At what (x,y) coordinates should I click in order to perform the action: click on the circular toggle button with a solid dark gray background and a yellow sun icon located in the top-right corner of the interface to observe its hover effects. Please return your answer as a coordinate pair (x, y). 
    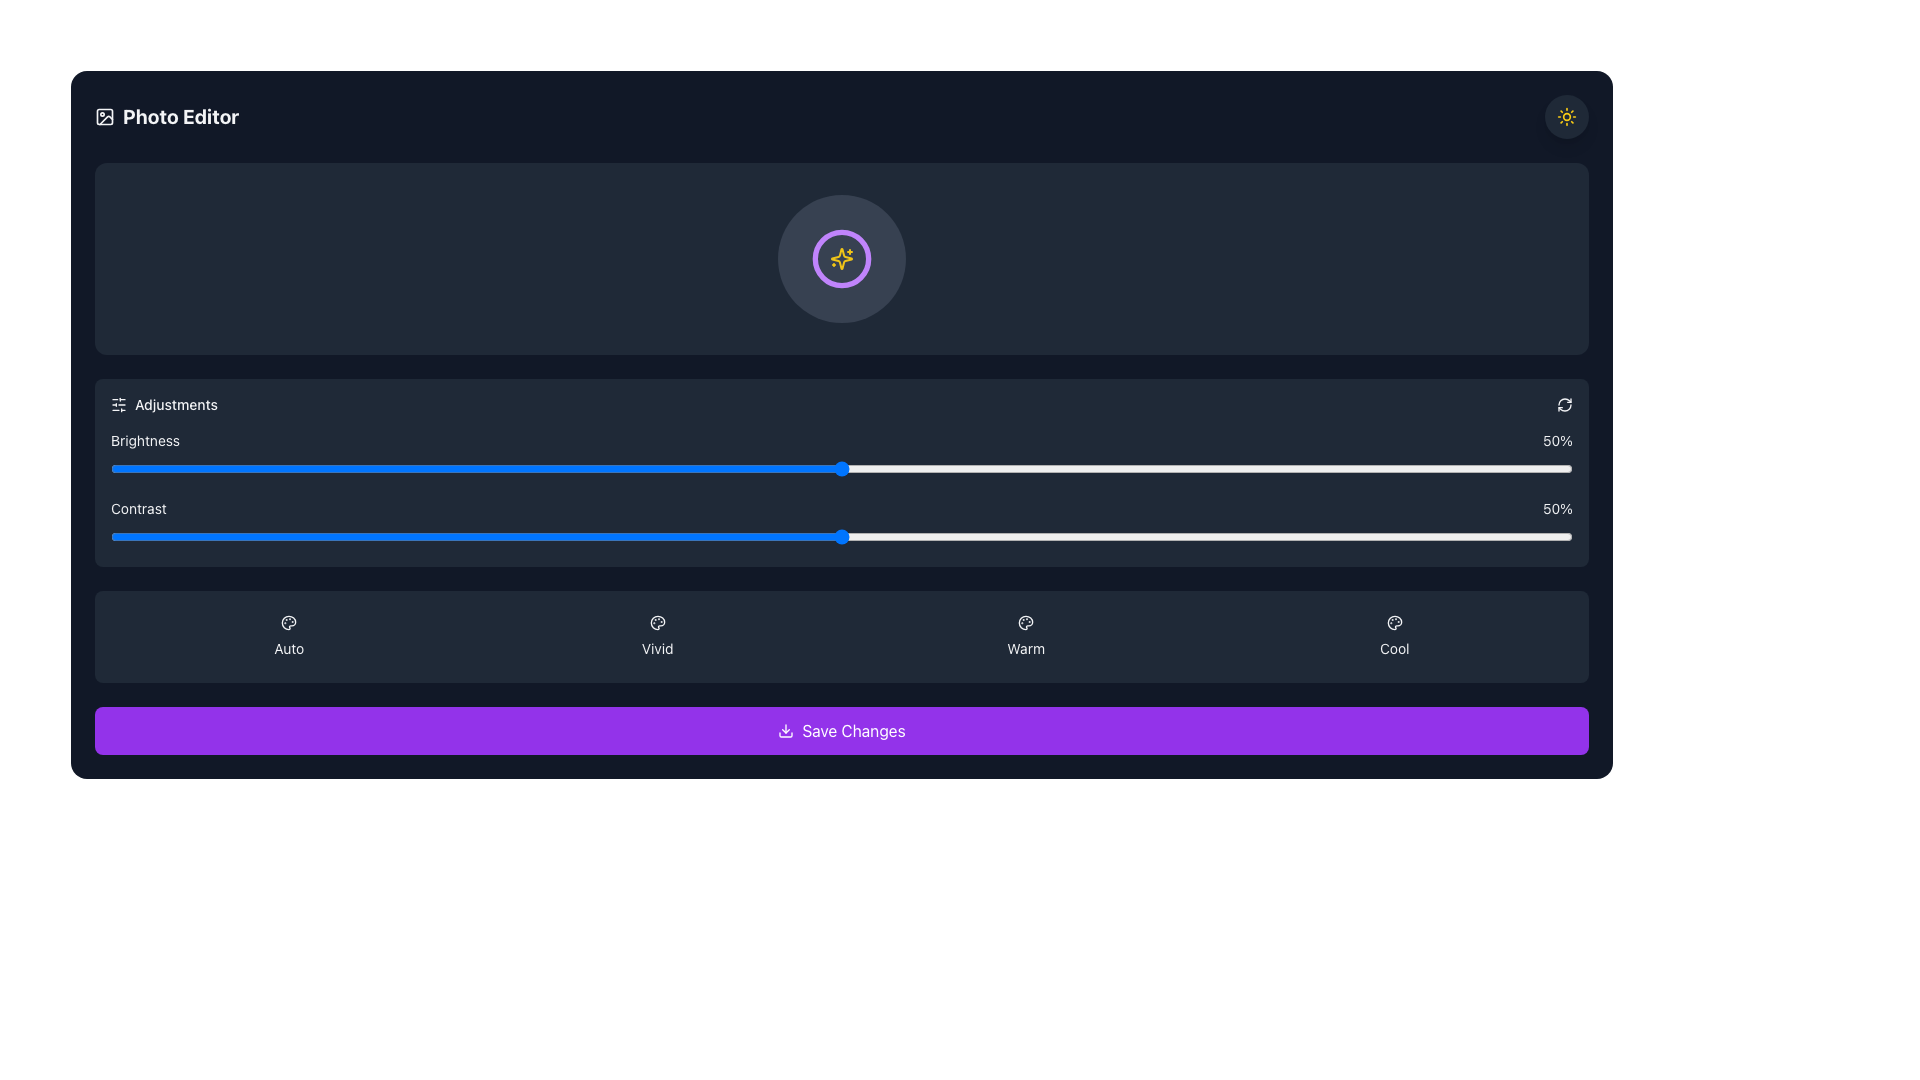
    Looking at the image, I should click on (1565, 116).